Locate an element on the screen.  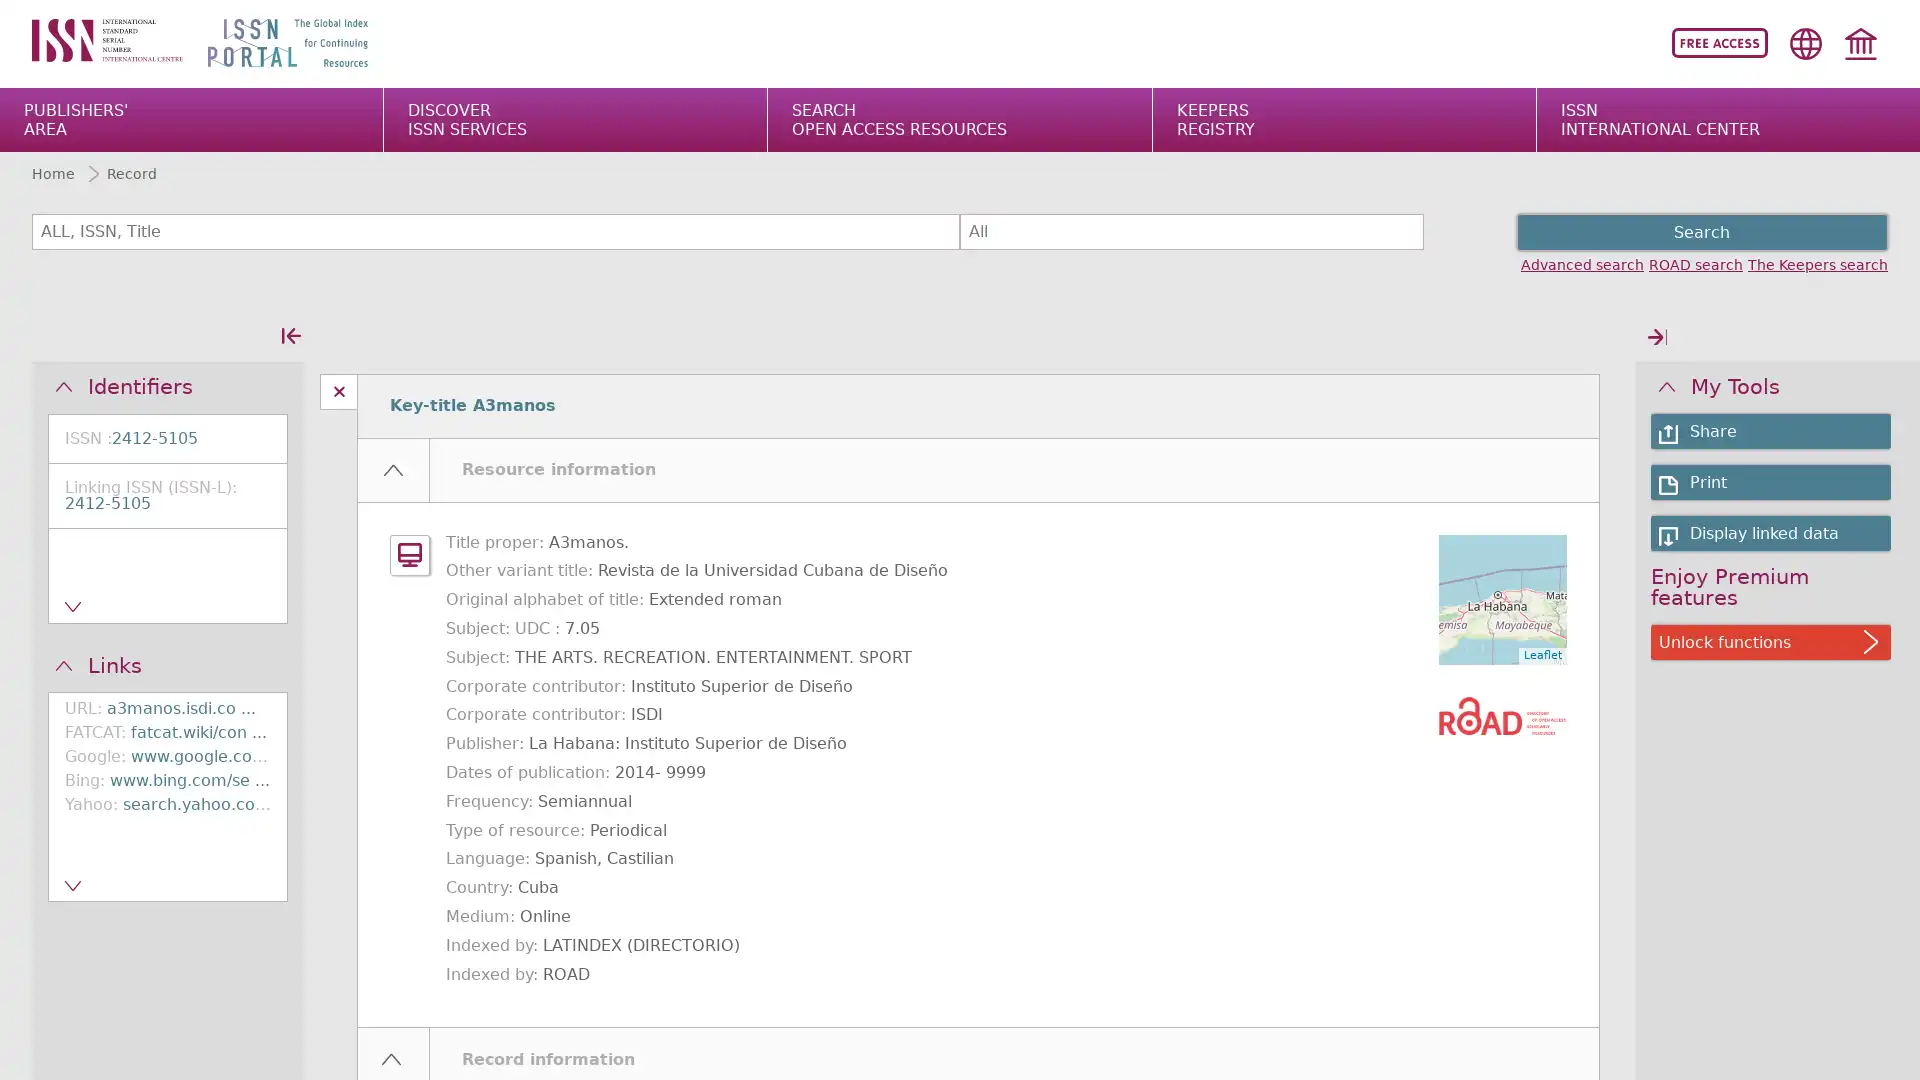
Search is located at coordinates (1701, 230).